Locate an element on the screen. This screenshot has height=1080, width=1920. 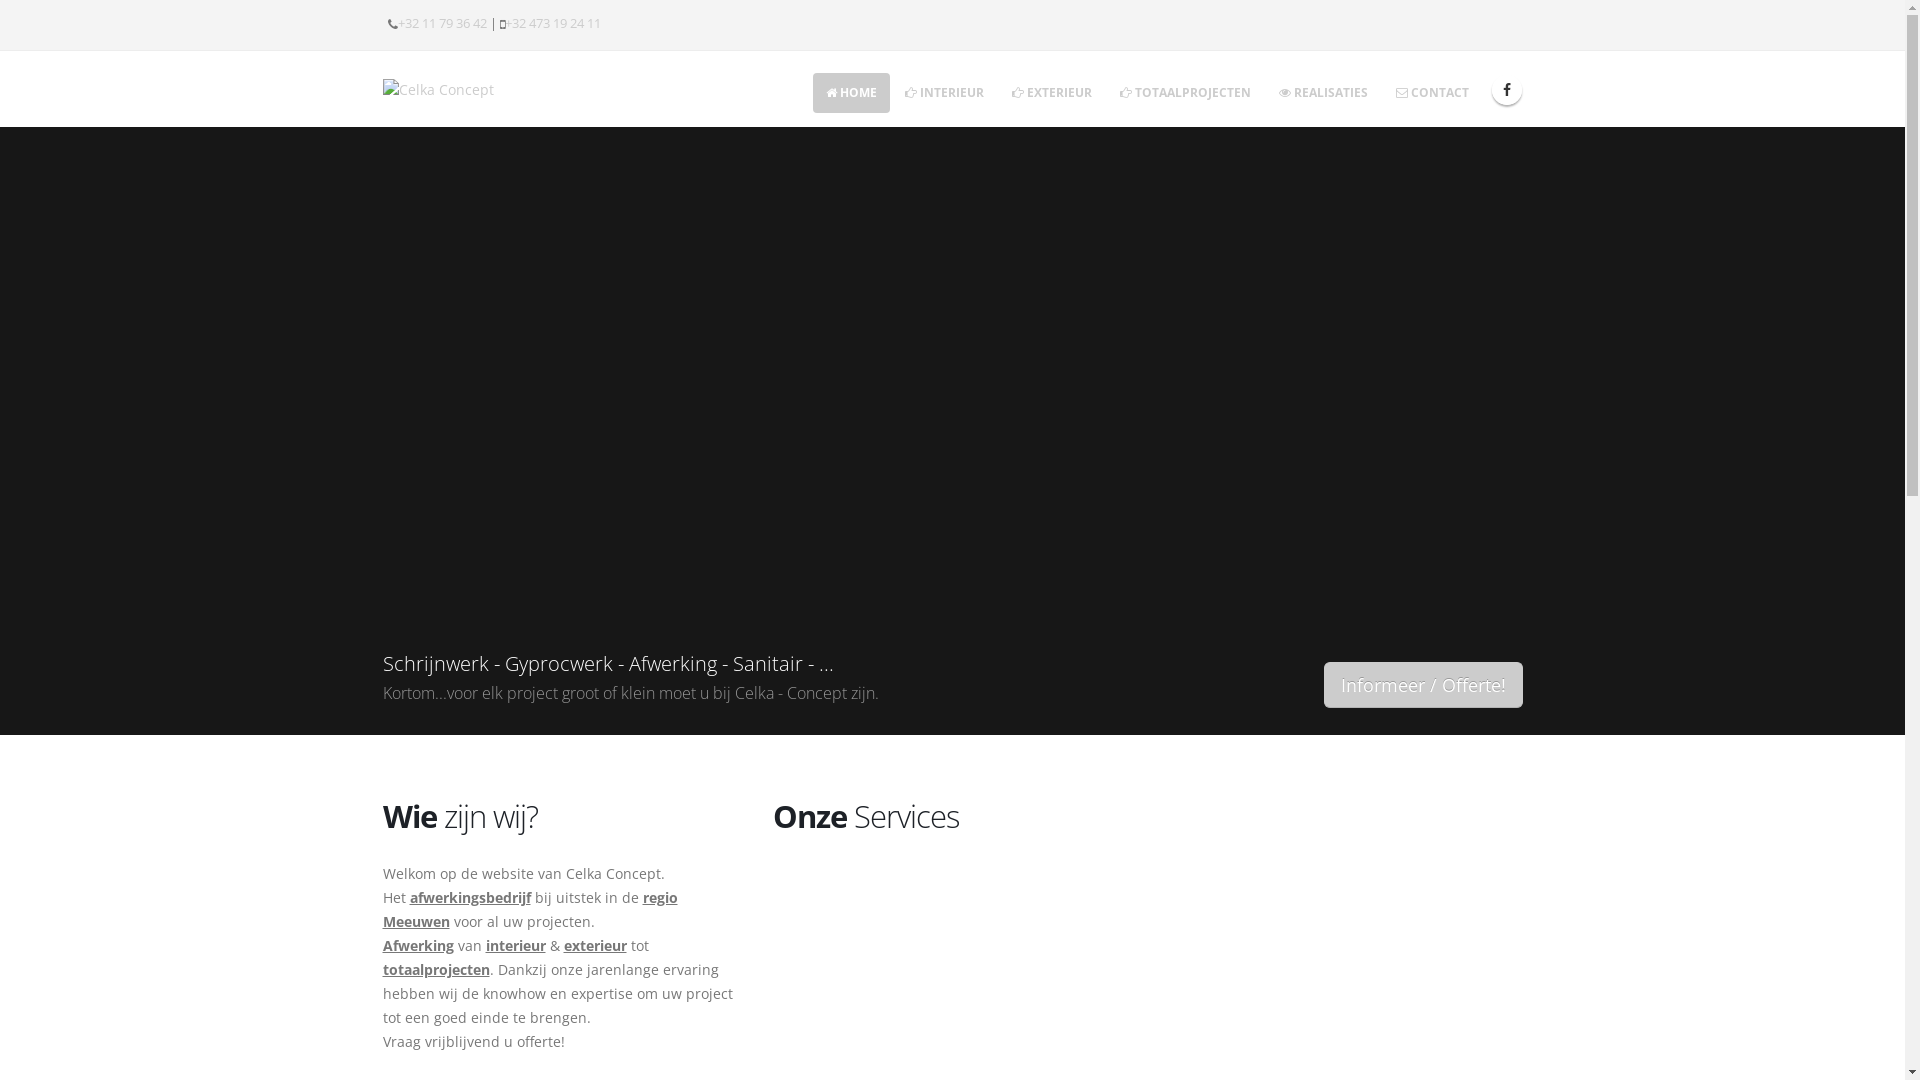
'+32 11 79 36 42' is located at coordinates (441, 23).